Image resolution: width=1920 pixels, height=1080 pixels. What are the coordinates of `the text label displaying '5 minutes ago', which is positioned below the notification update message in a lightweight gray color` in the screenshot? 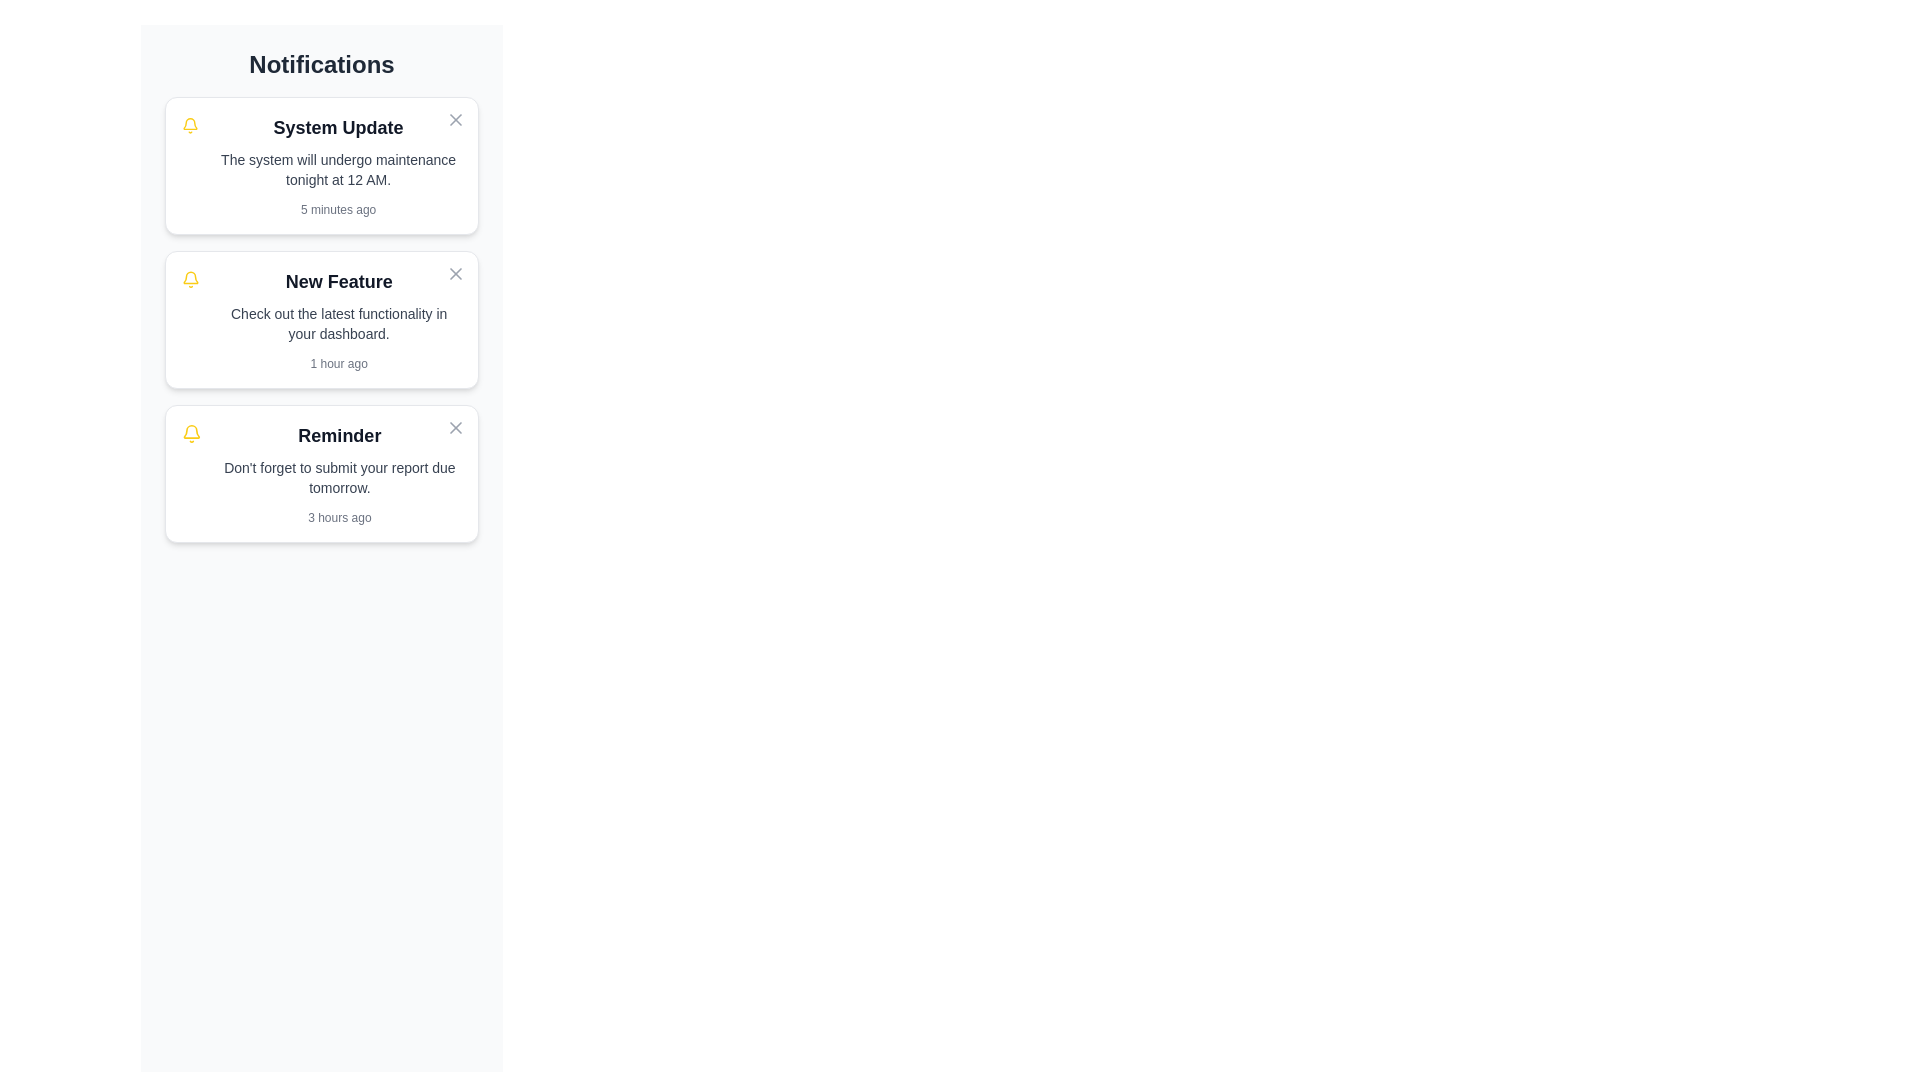 It's located at (338, 209).